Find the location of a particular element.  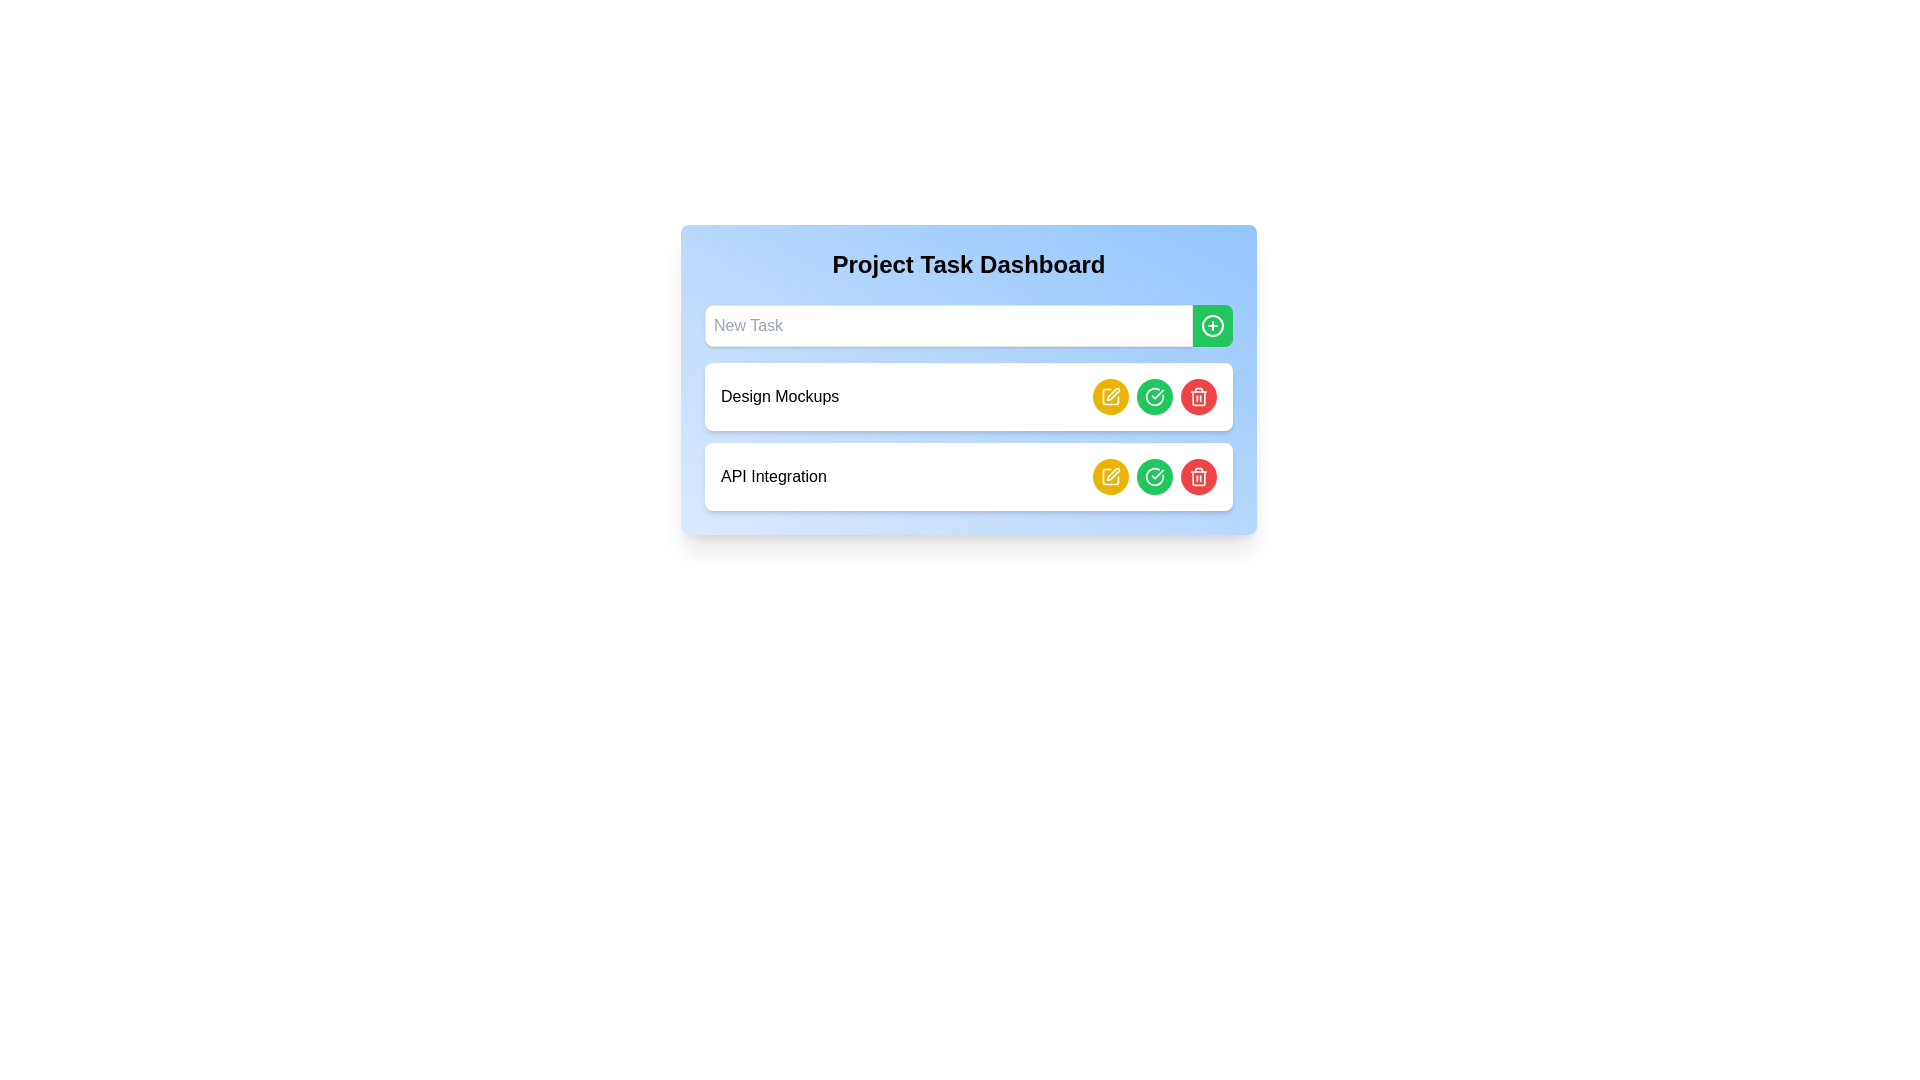

the edit button located in the second task section labeled 'API Integration', which is the middle icon among the three buttons on the right side of this section is located at coordinates (1112, 394).